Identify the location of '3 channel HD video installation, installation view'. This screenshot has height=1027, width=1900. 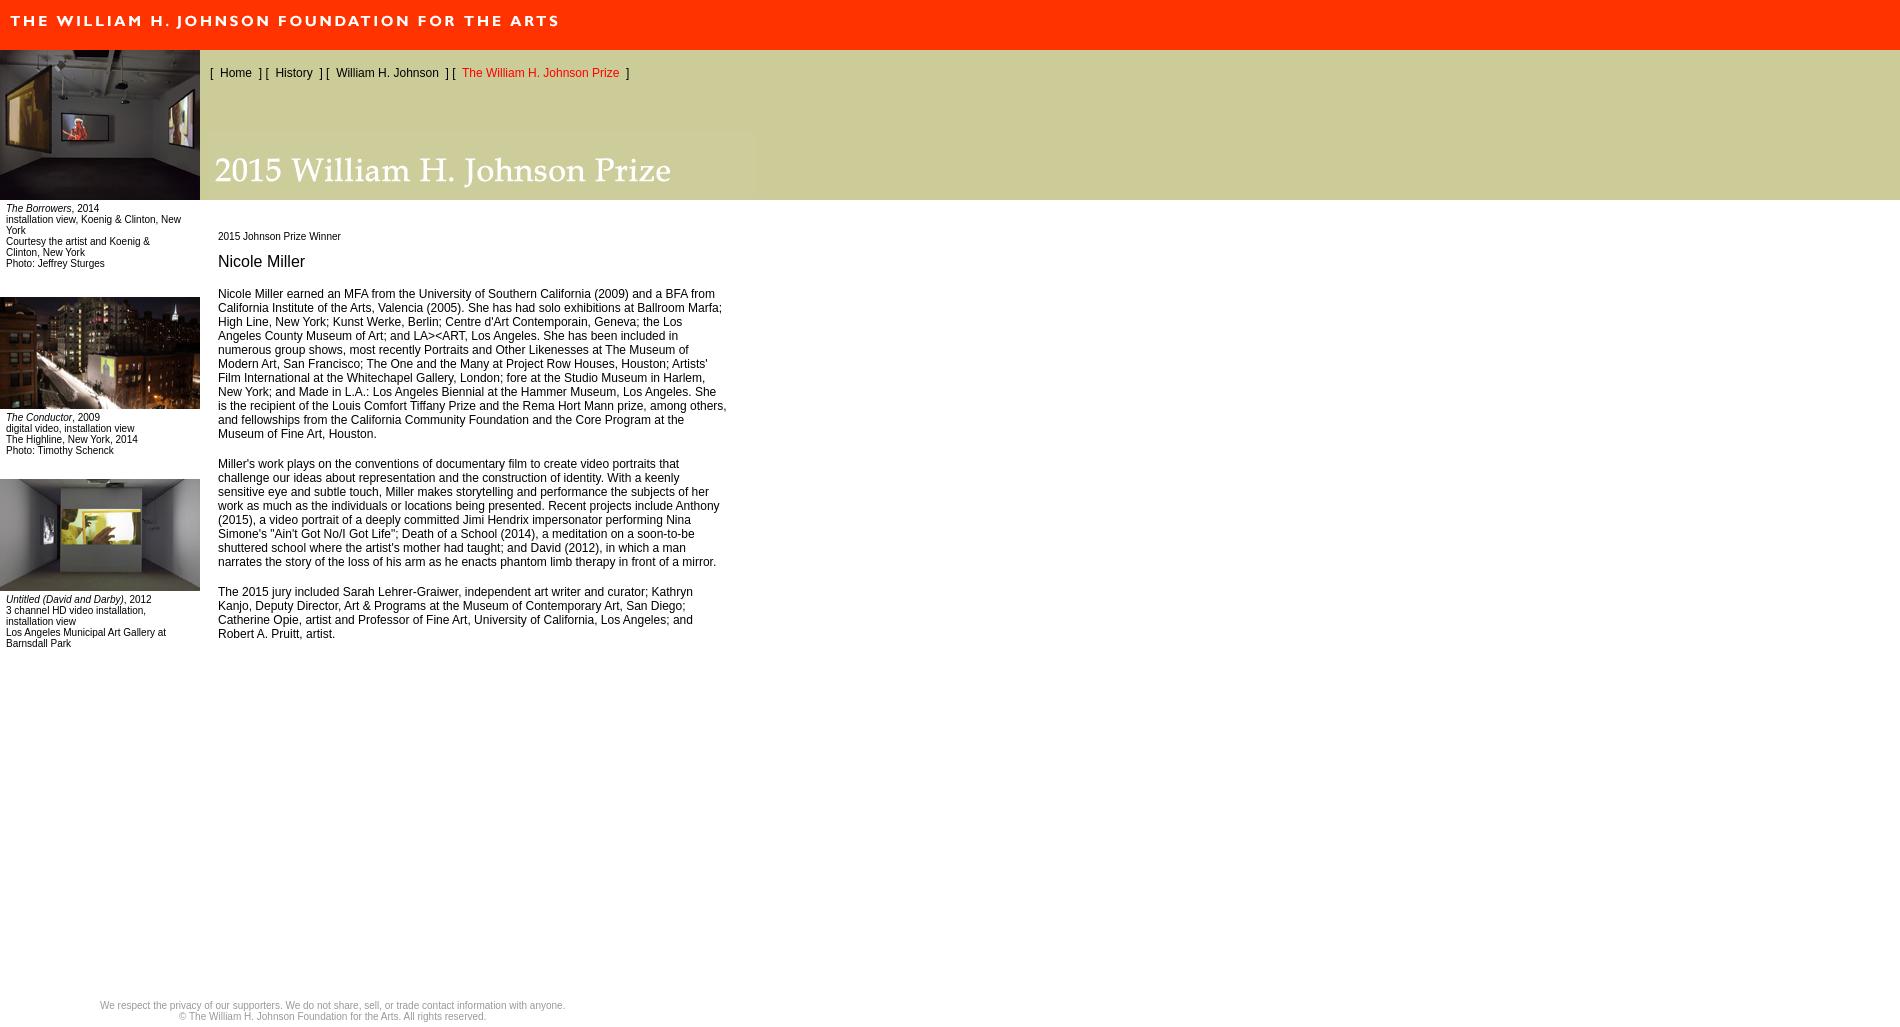
(6, 615).